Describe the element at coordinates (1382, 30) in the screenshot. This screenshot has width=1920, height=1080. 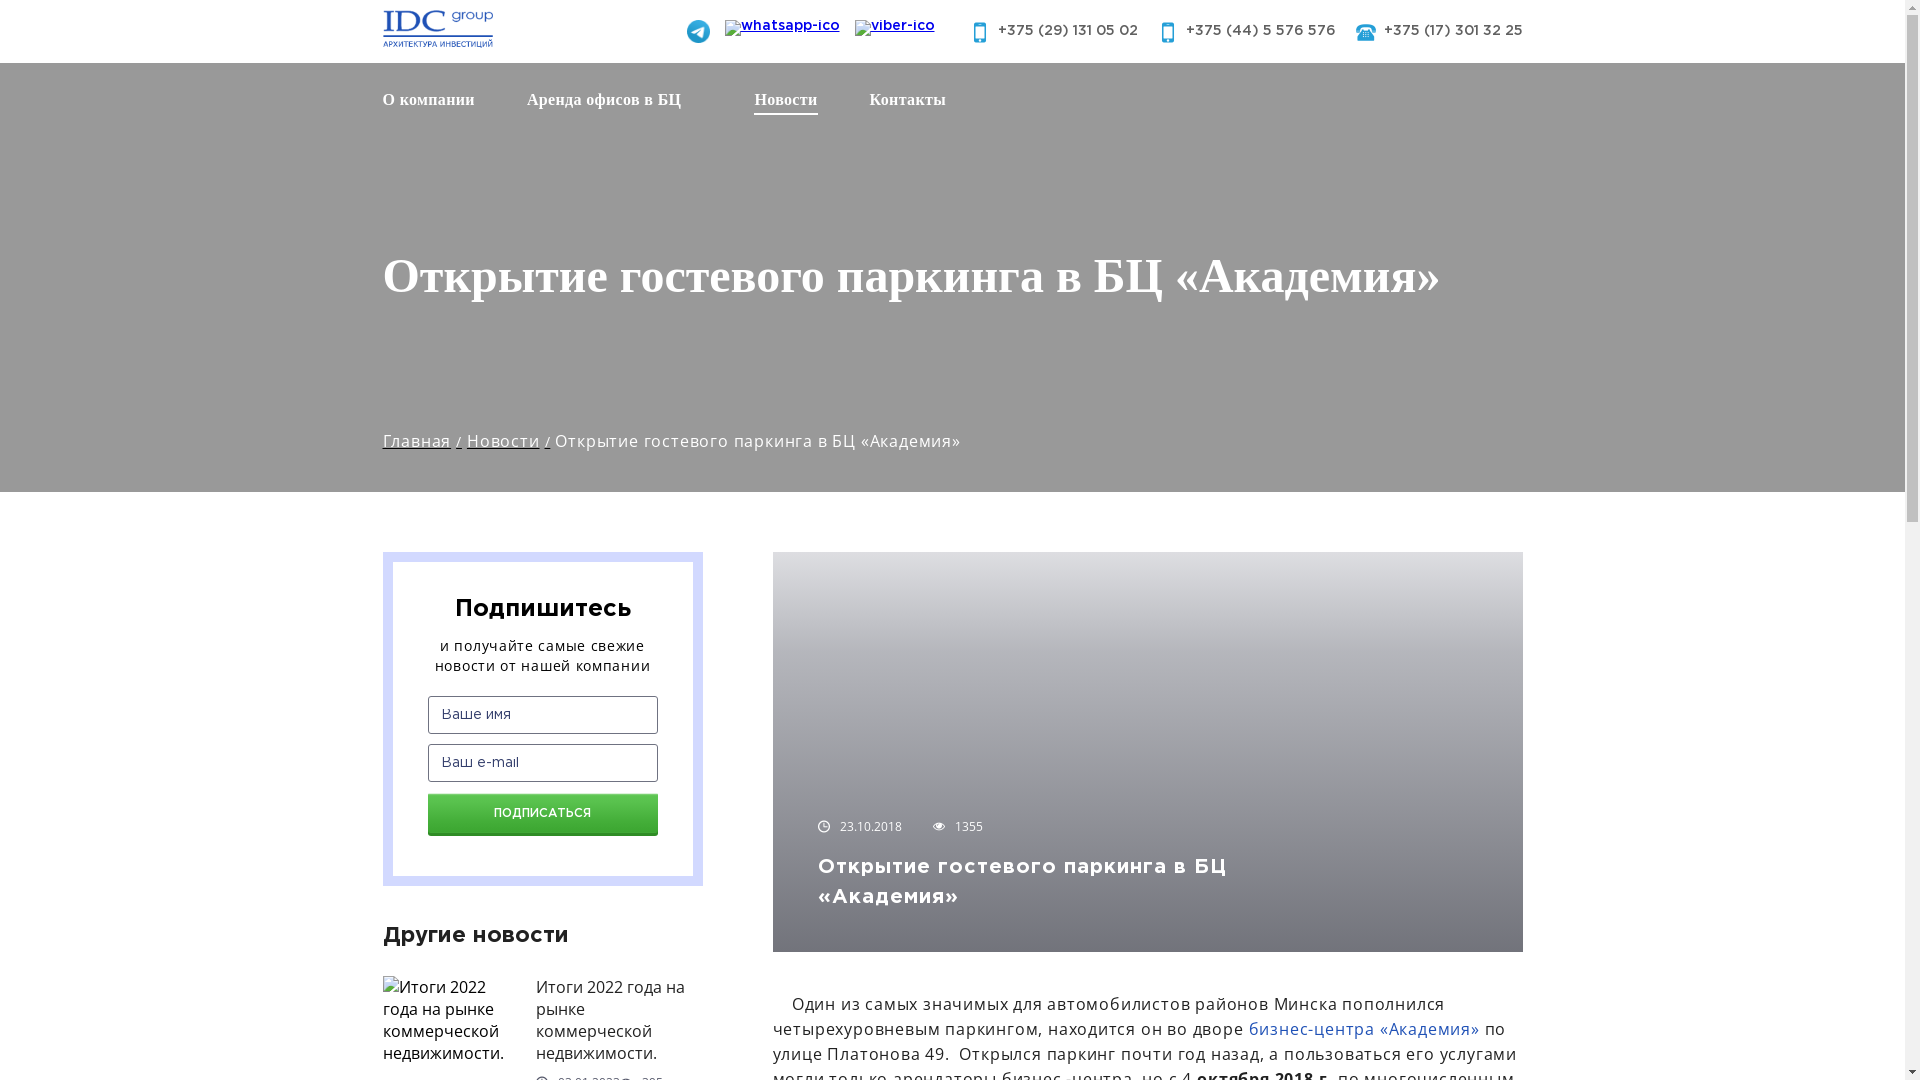
I see `'+375 (17) 301 32 25'` at that location.